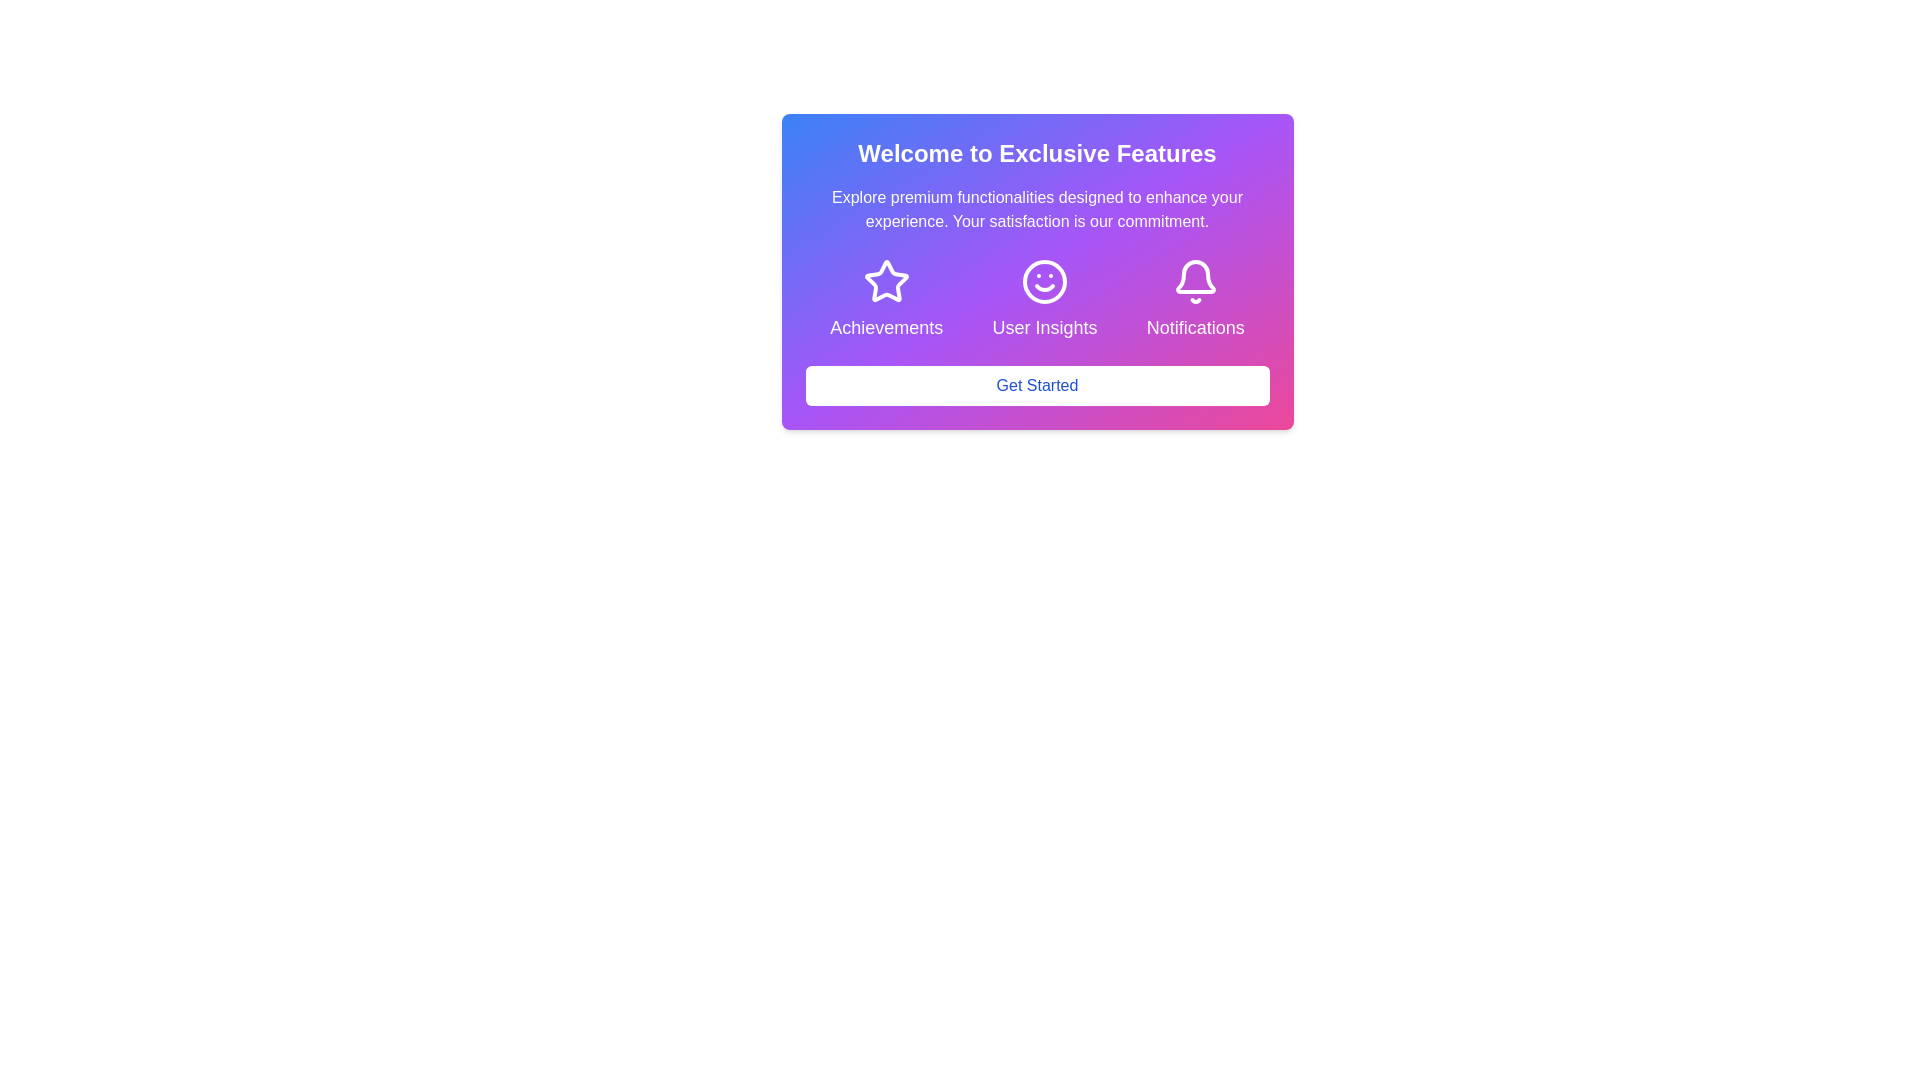 This screenshot has width=1920, height=1080. Describe the element at coordinates (885, 281) in the screenshot. I see `the star icon representing the 'Achievements' feature, located in the left-most section of the interface's feature panel, directly above the 'Achievements' label` at that location.